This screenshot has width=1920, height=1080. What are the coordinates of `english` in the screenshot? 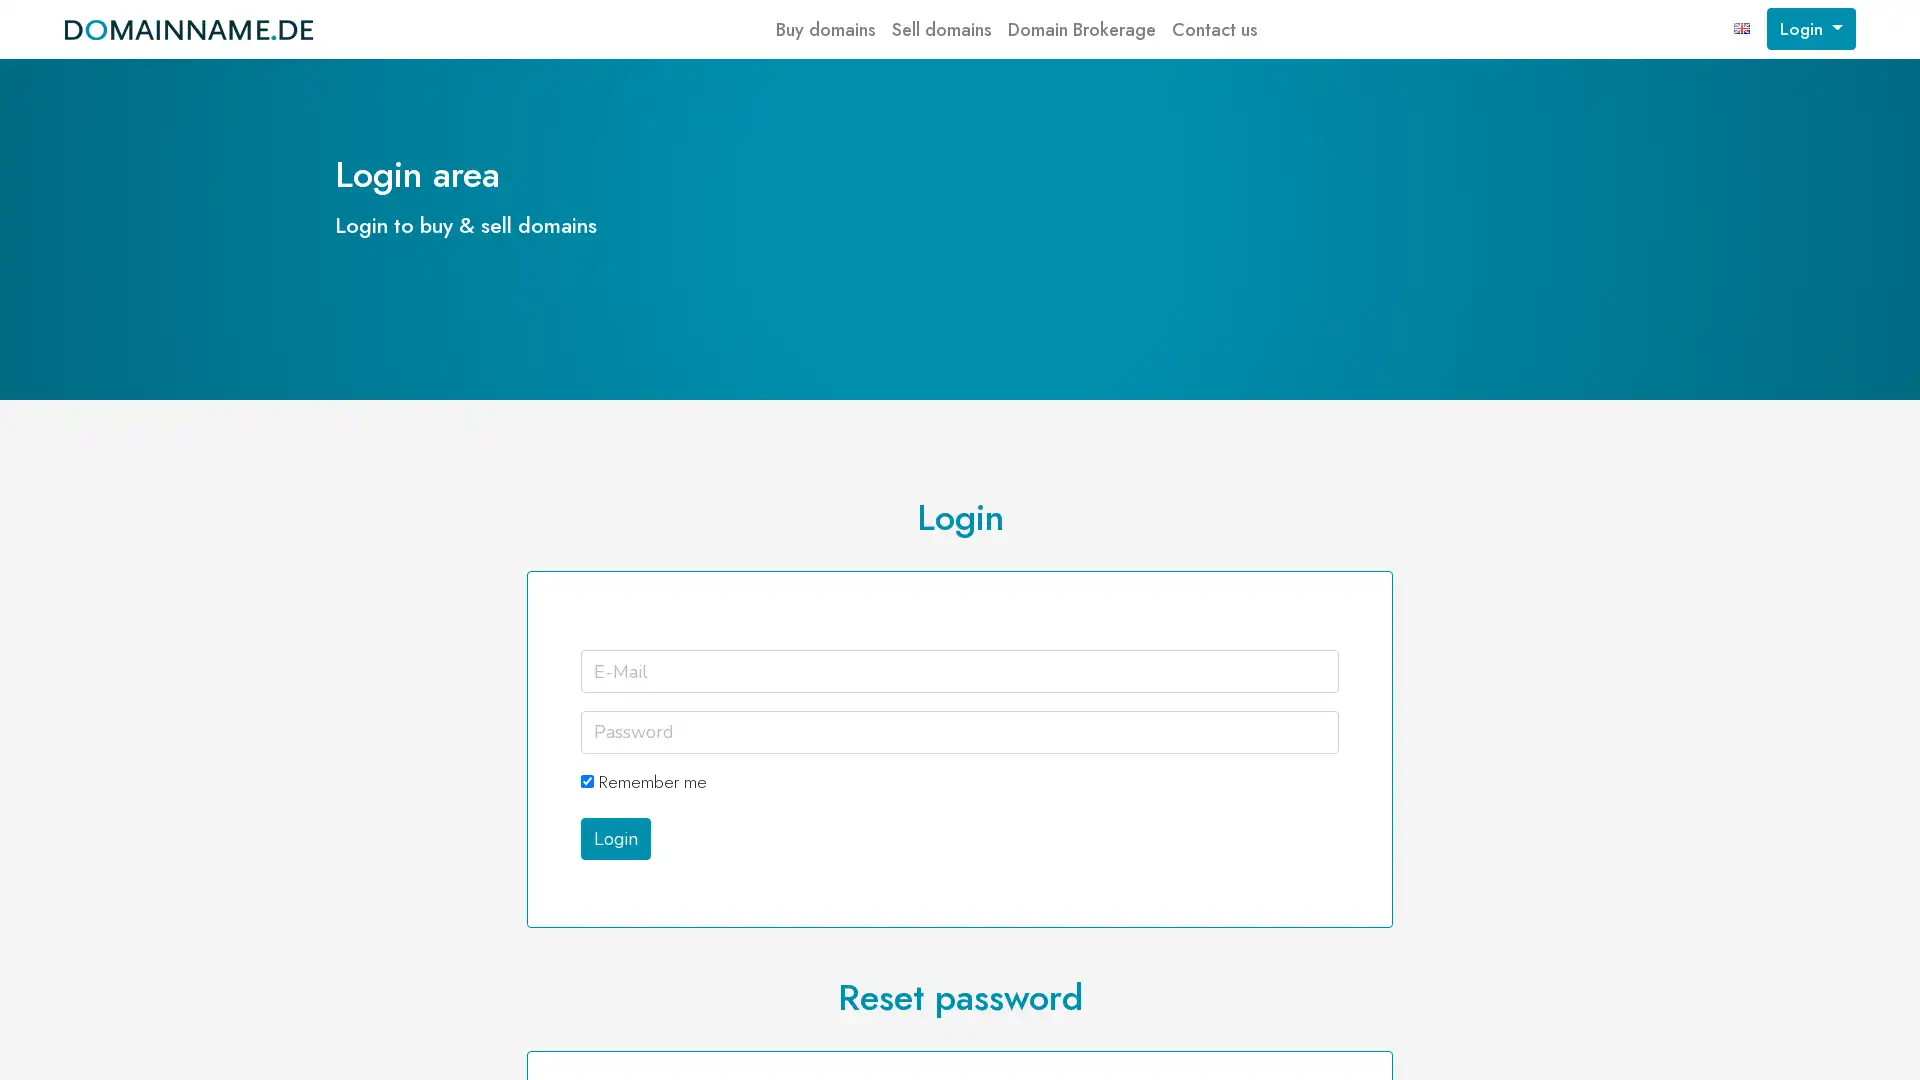 It's located at (1741, 29).